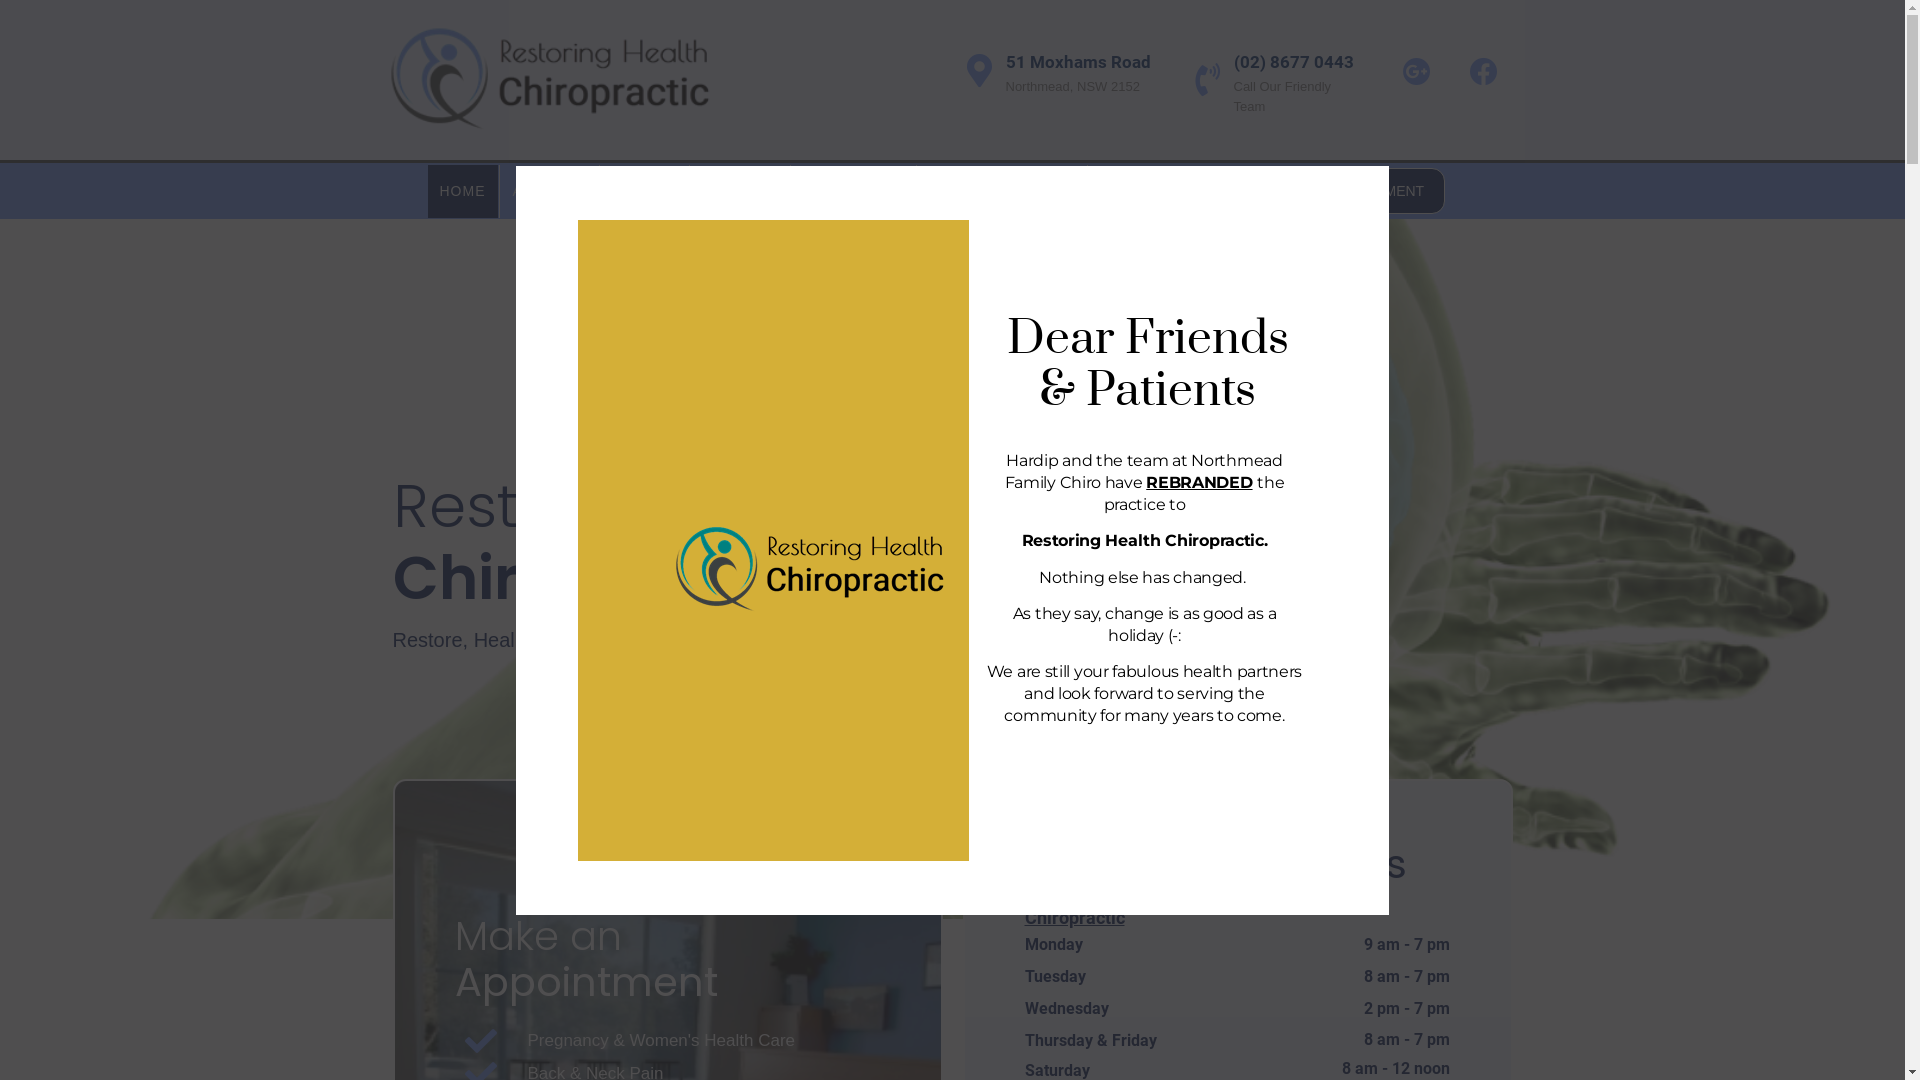 This screenshot has width=1920, height=1080. Describe the element at coordinates (691, 190) in the screenshot. I see `'CAREERS'` at that location.